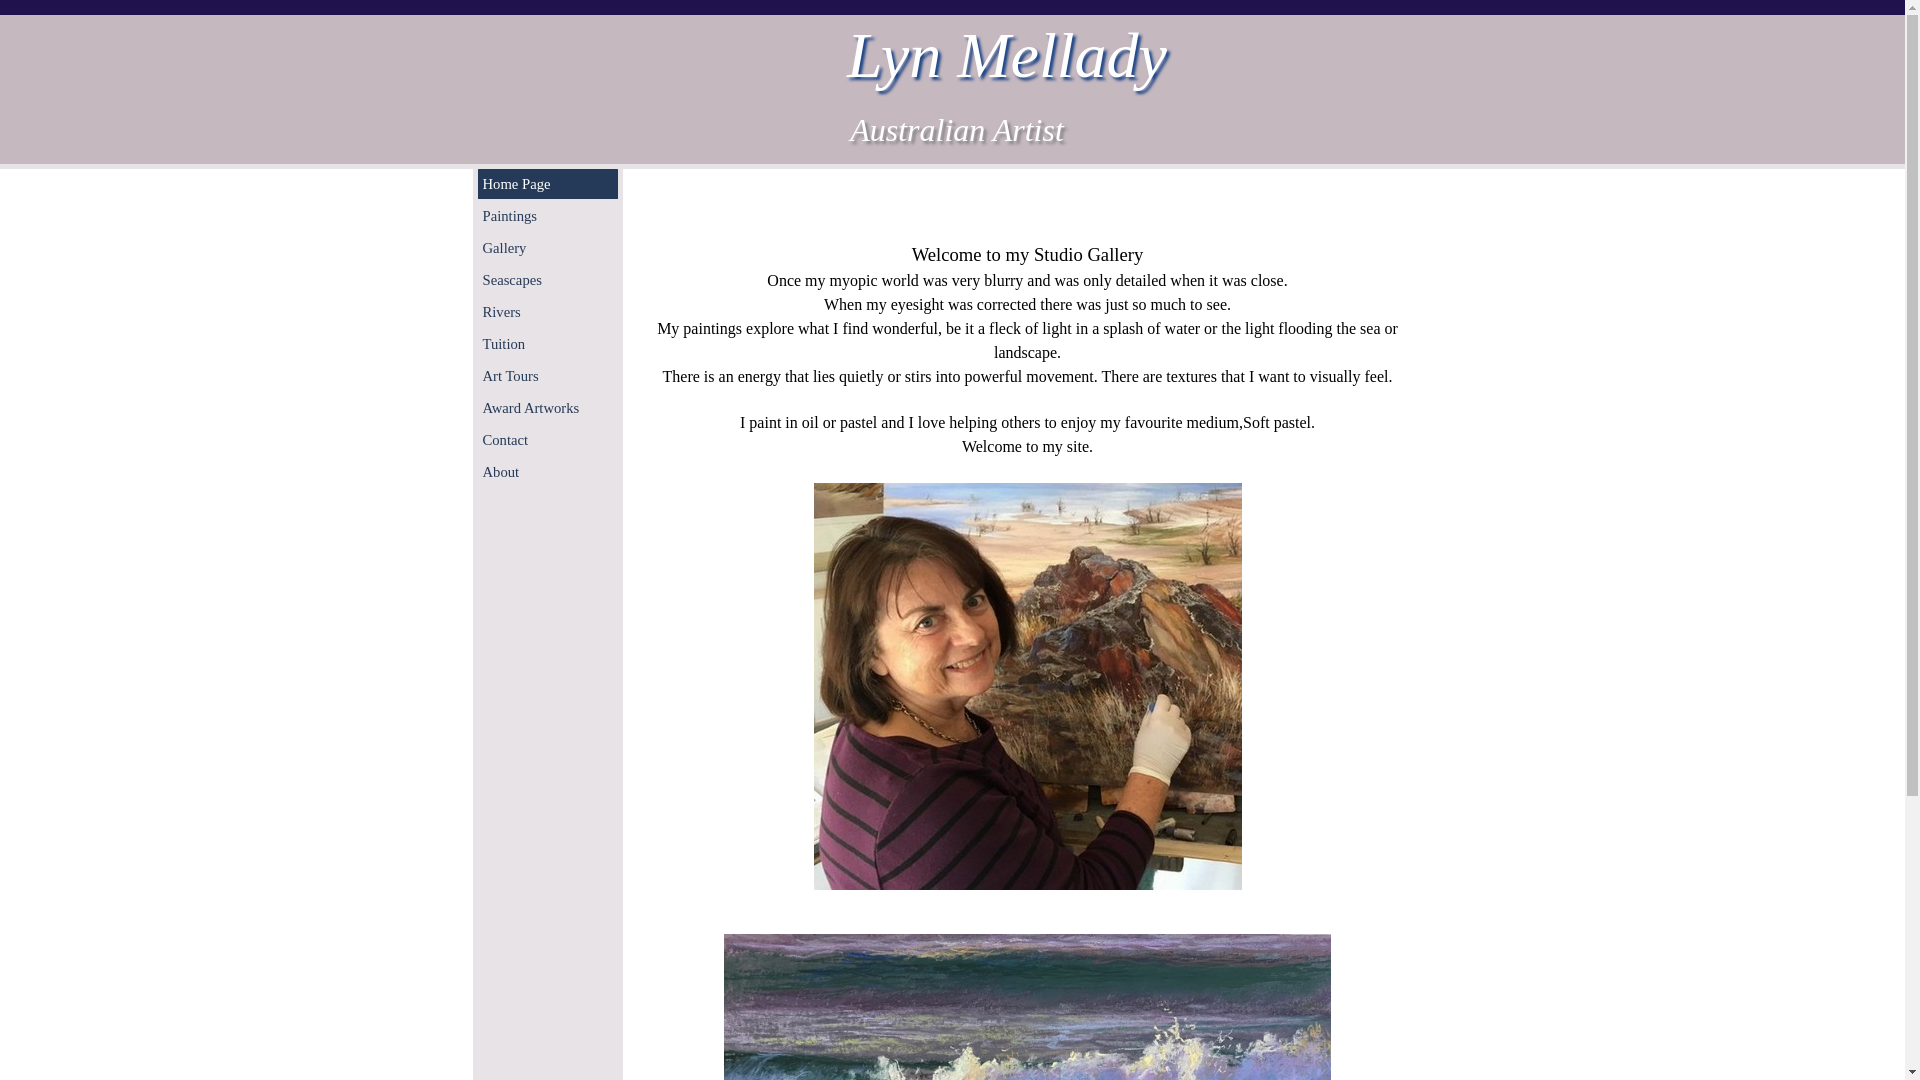 Image resolution: width=1920 pixels, height=1080 pixels. Describe the element at coordinates (547, 438) in the screenshot. I see `'Contact'` at that location.